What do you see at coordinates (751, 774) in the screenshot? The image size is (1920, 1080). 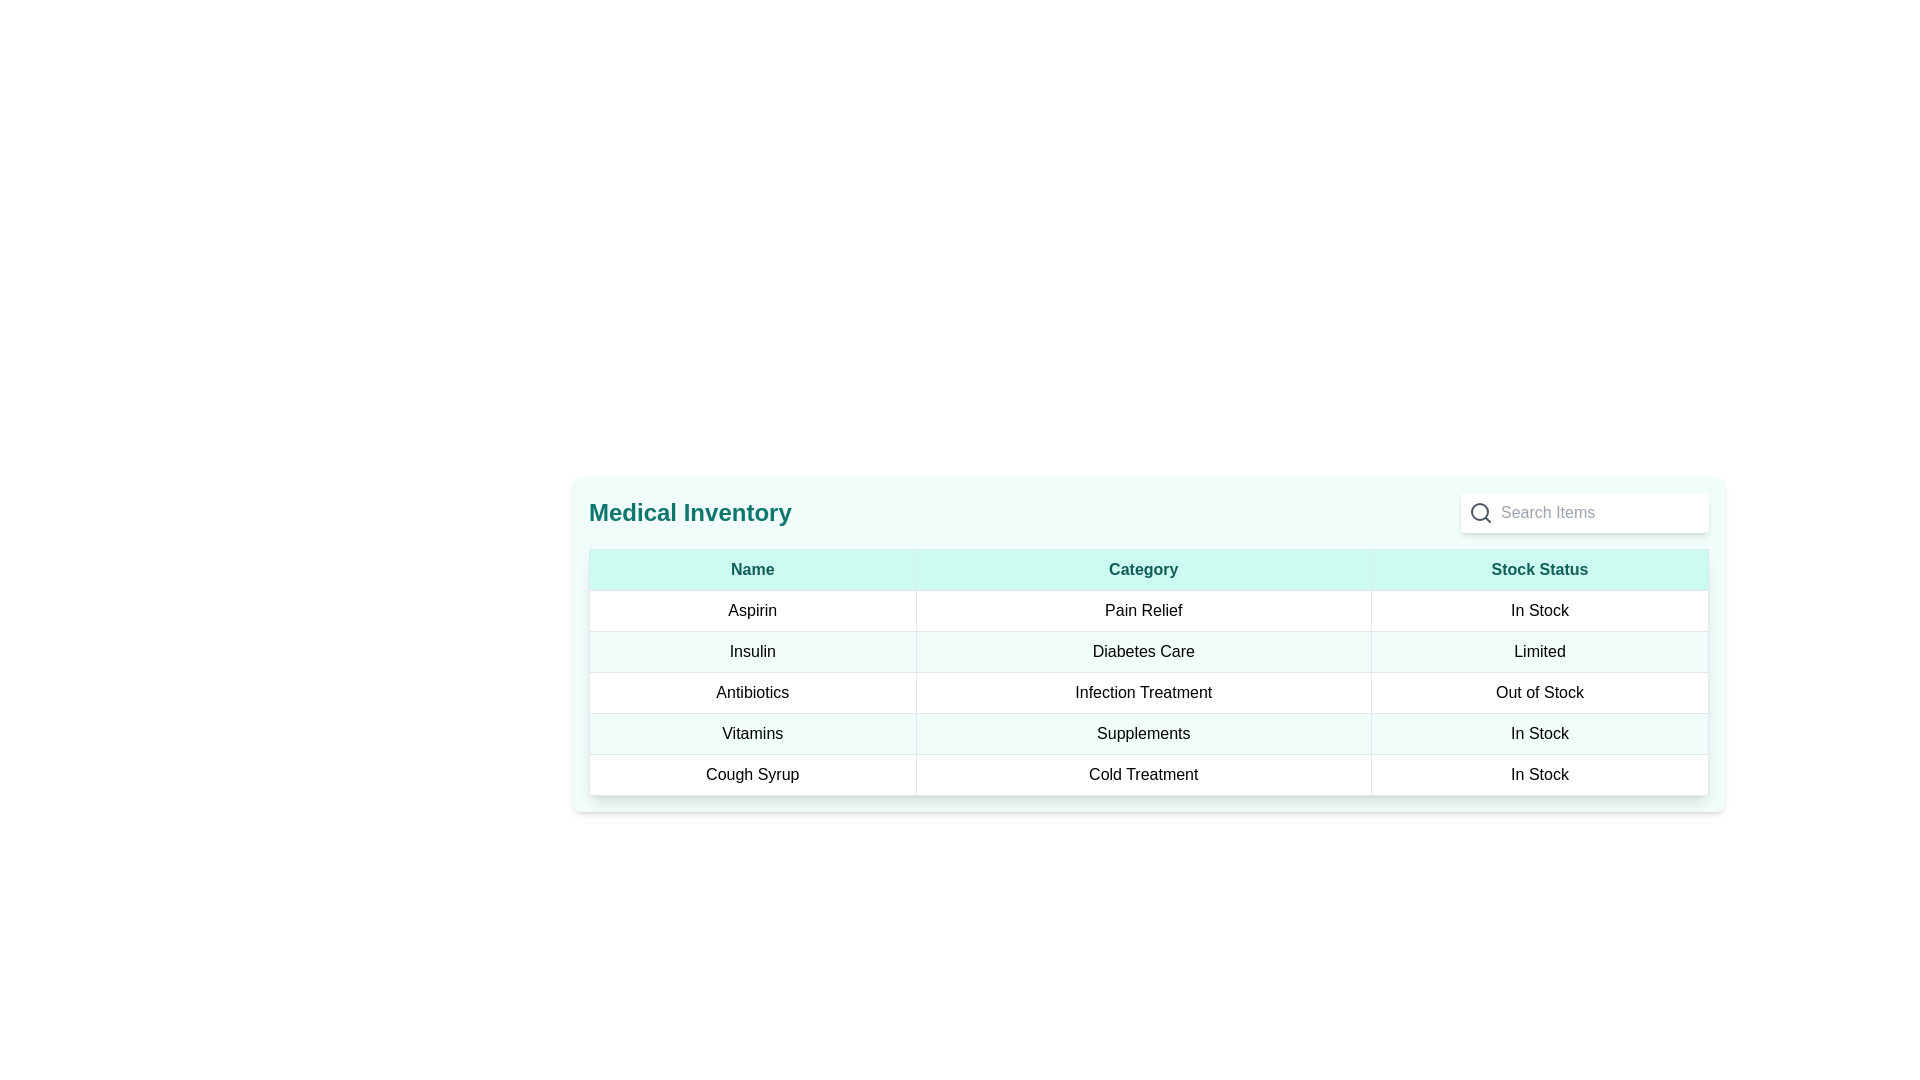 I see `the label representing the product name in the medical inventory table, located in the first column of the last row under the 'Name' column, adjacent to 'Cold Treatment' in the 'Category' column` at bounding box center [751, 774].